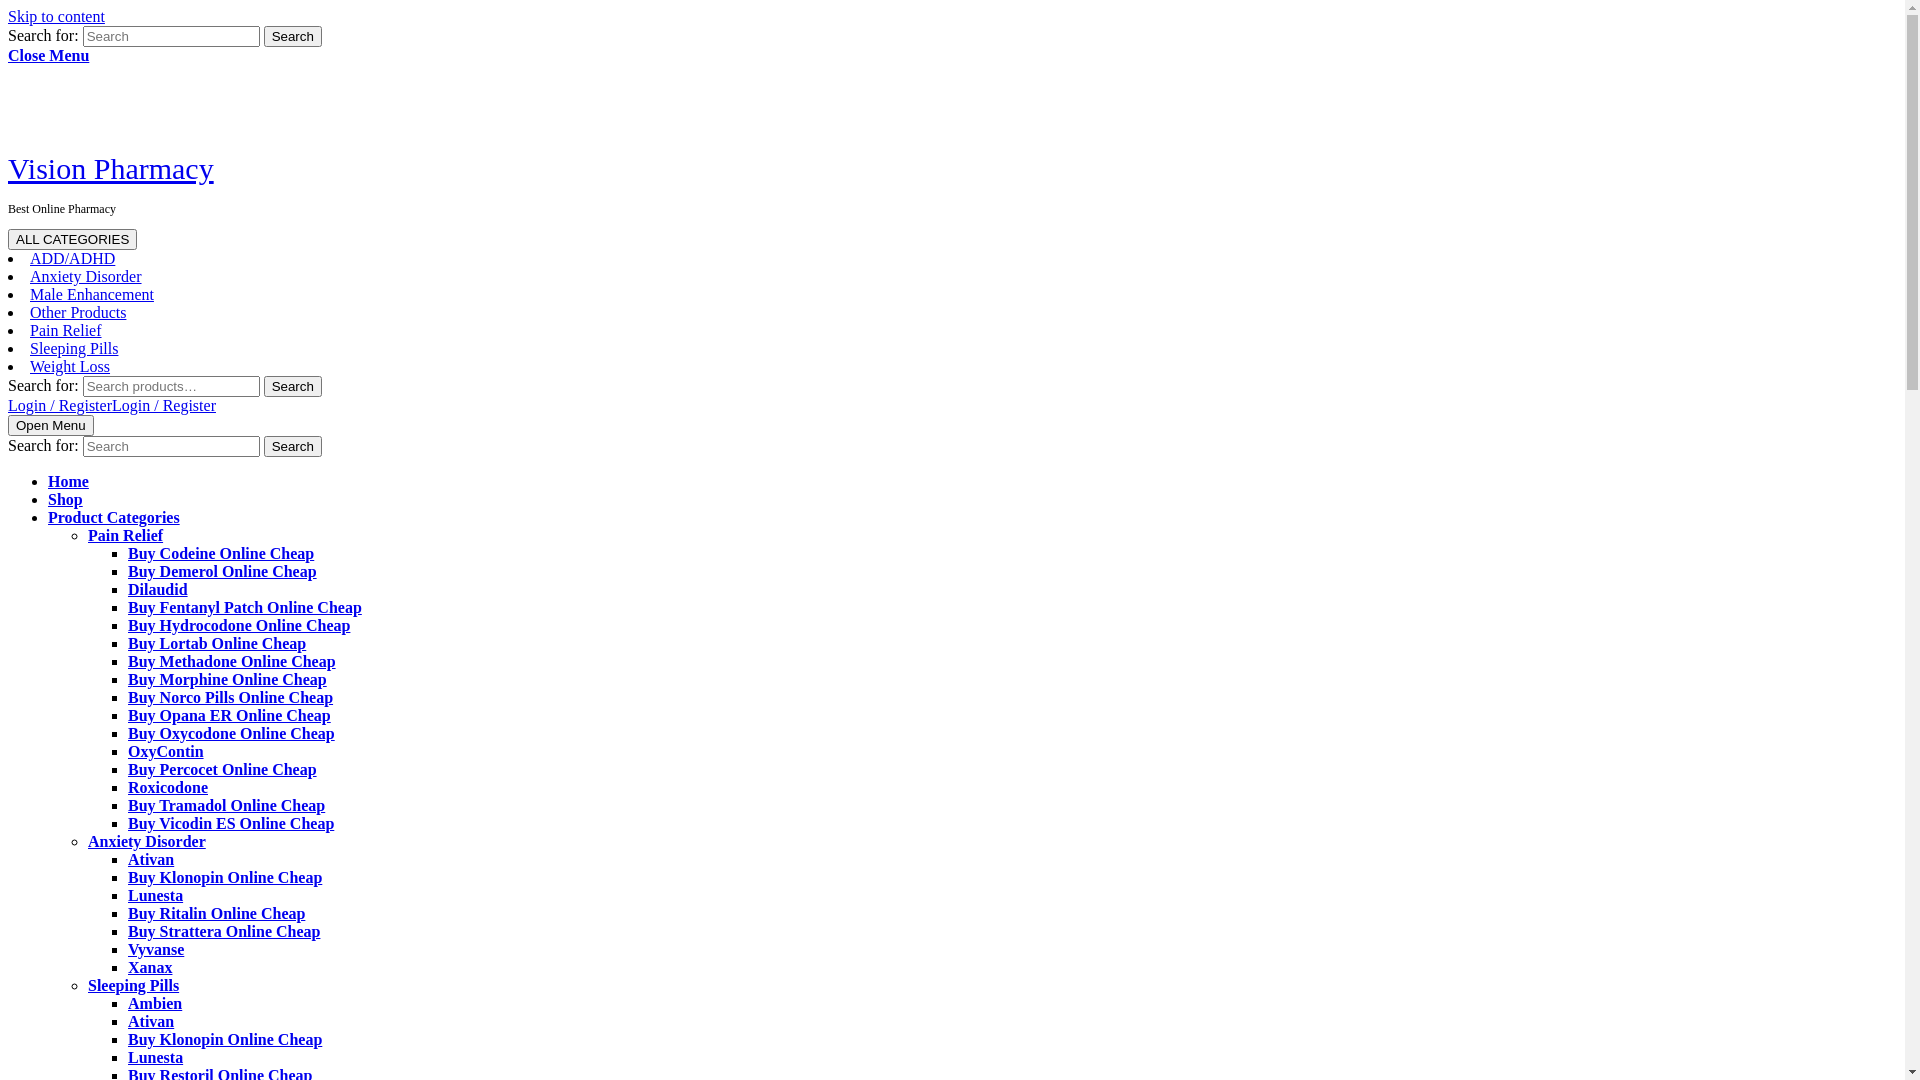 The image size is (1920, 1080). I want to click on 'ALL CATEGORIES', so click(72, 238).